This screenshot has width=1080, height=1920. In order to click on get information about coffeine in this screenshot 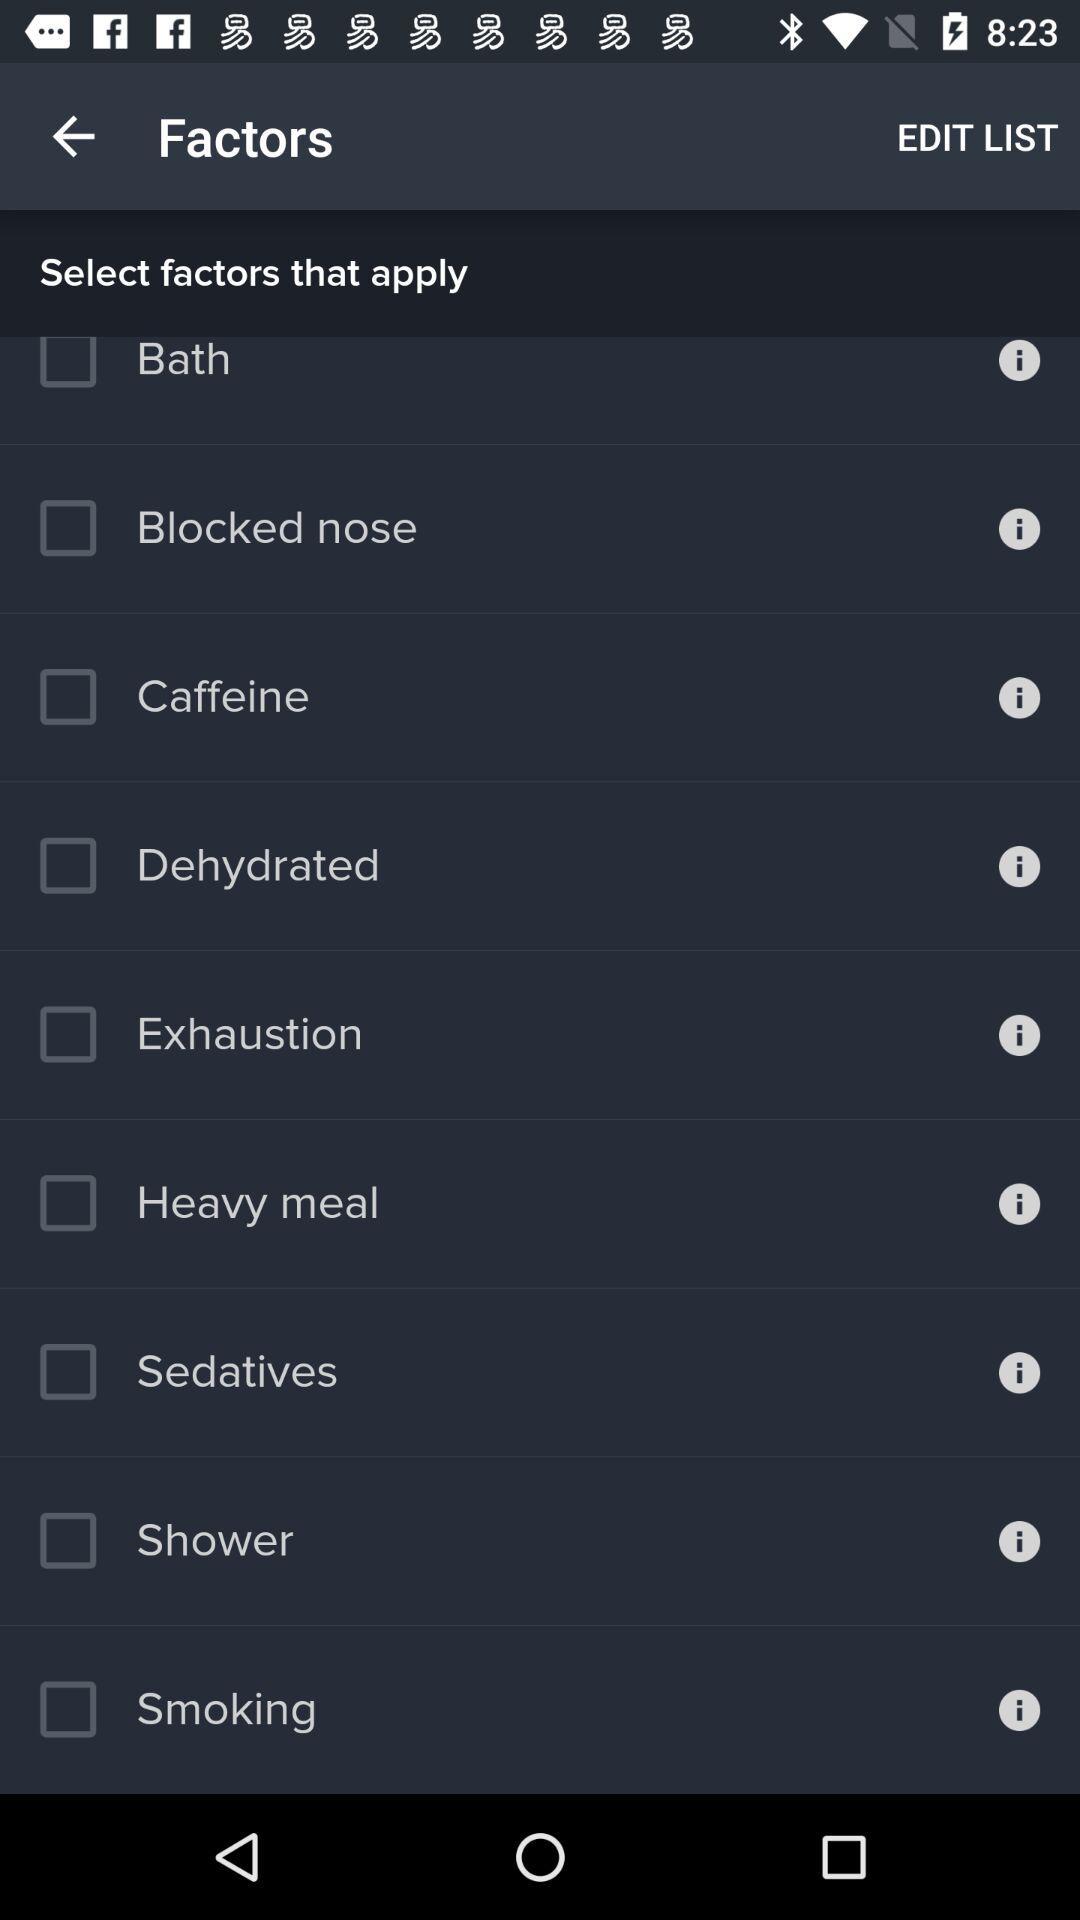, I will do `click(1019, 697)`.